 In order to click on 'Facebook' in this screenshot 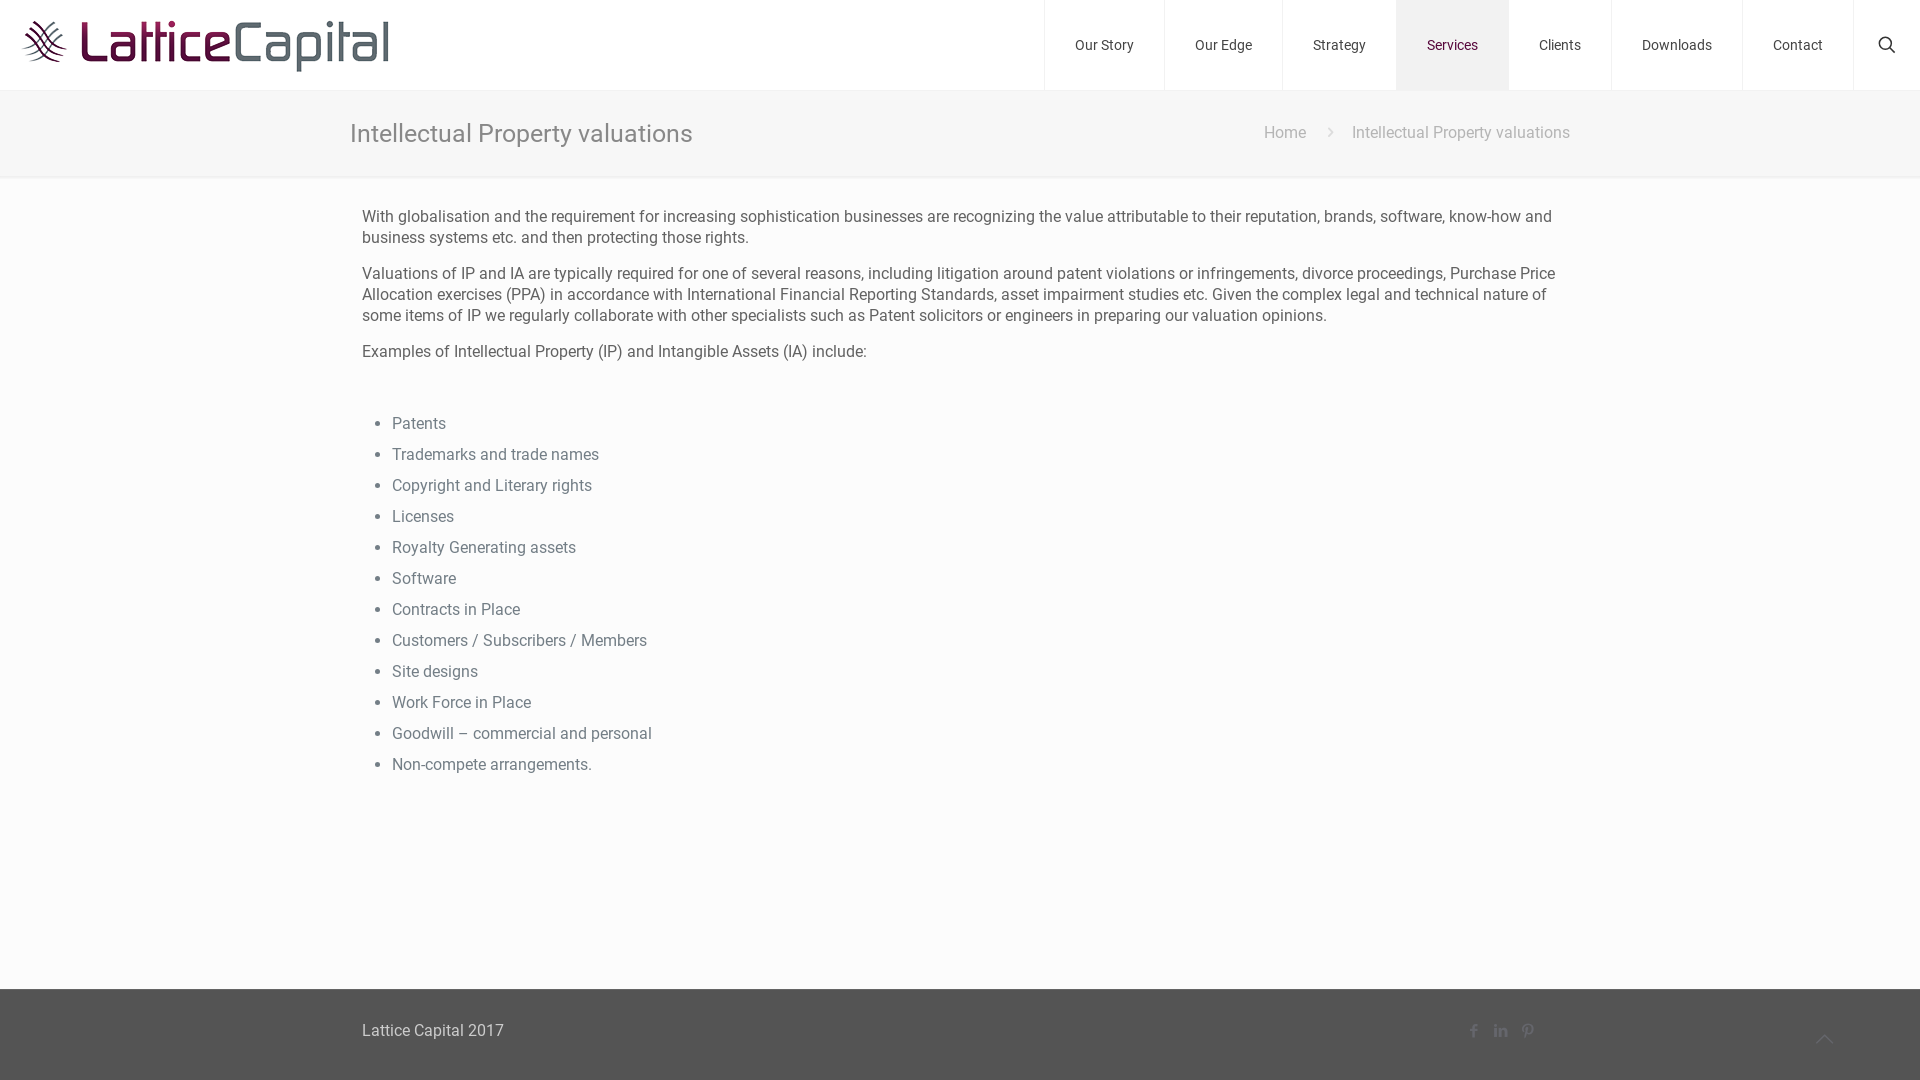, I will do `click(1473, 1030)`.